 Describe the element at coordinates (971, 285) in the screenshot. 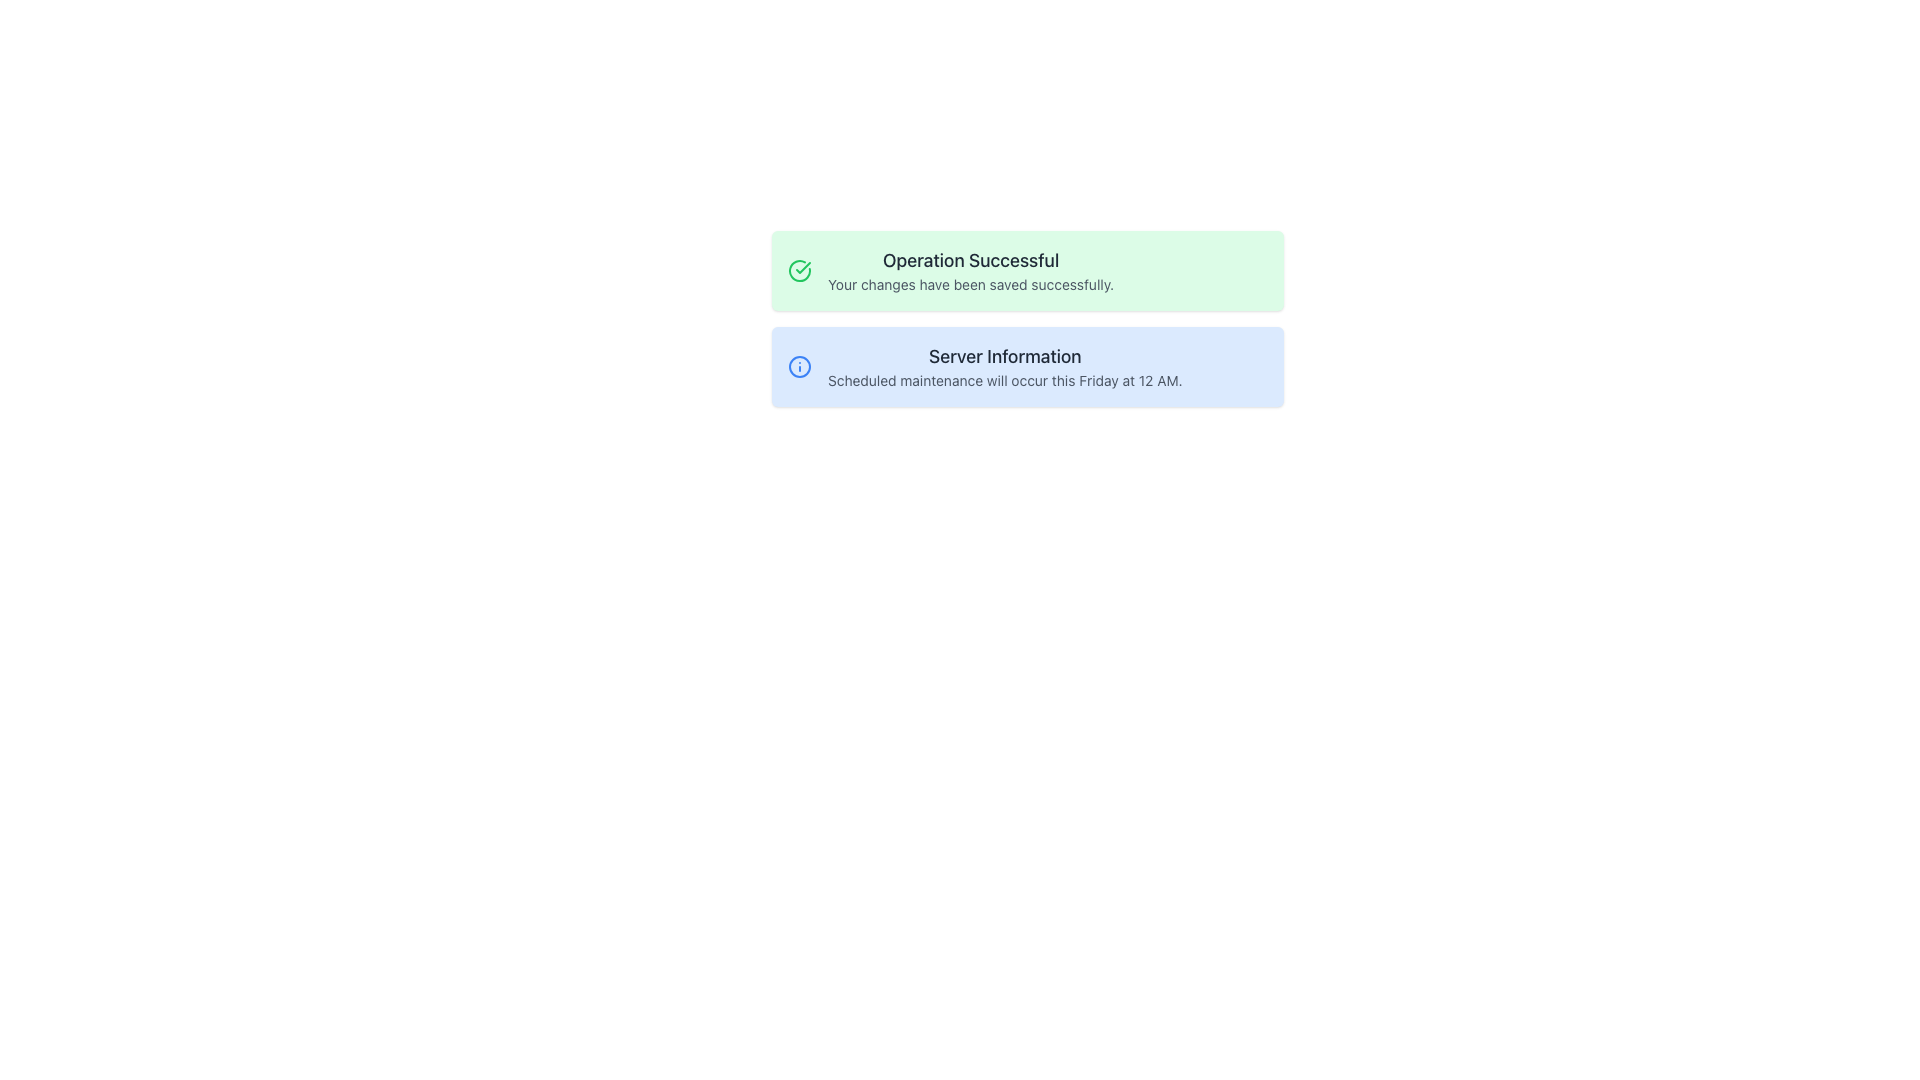

I see `confirmation message text located below the heading 'Operation Successful' within the green success notification area, specifically the second line of text` at that location.